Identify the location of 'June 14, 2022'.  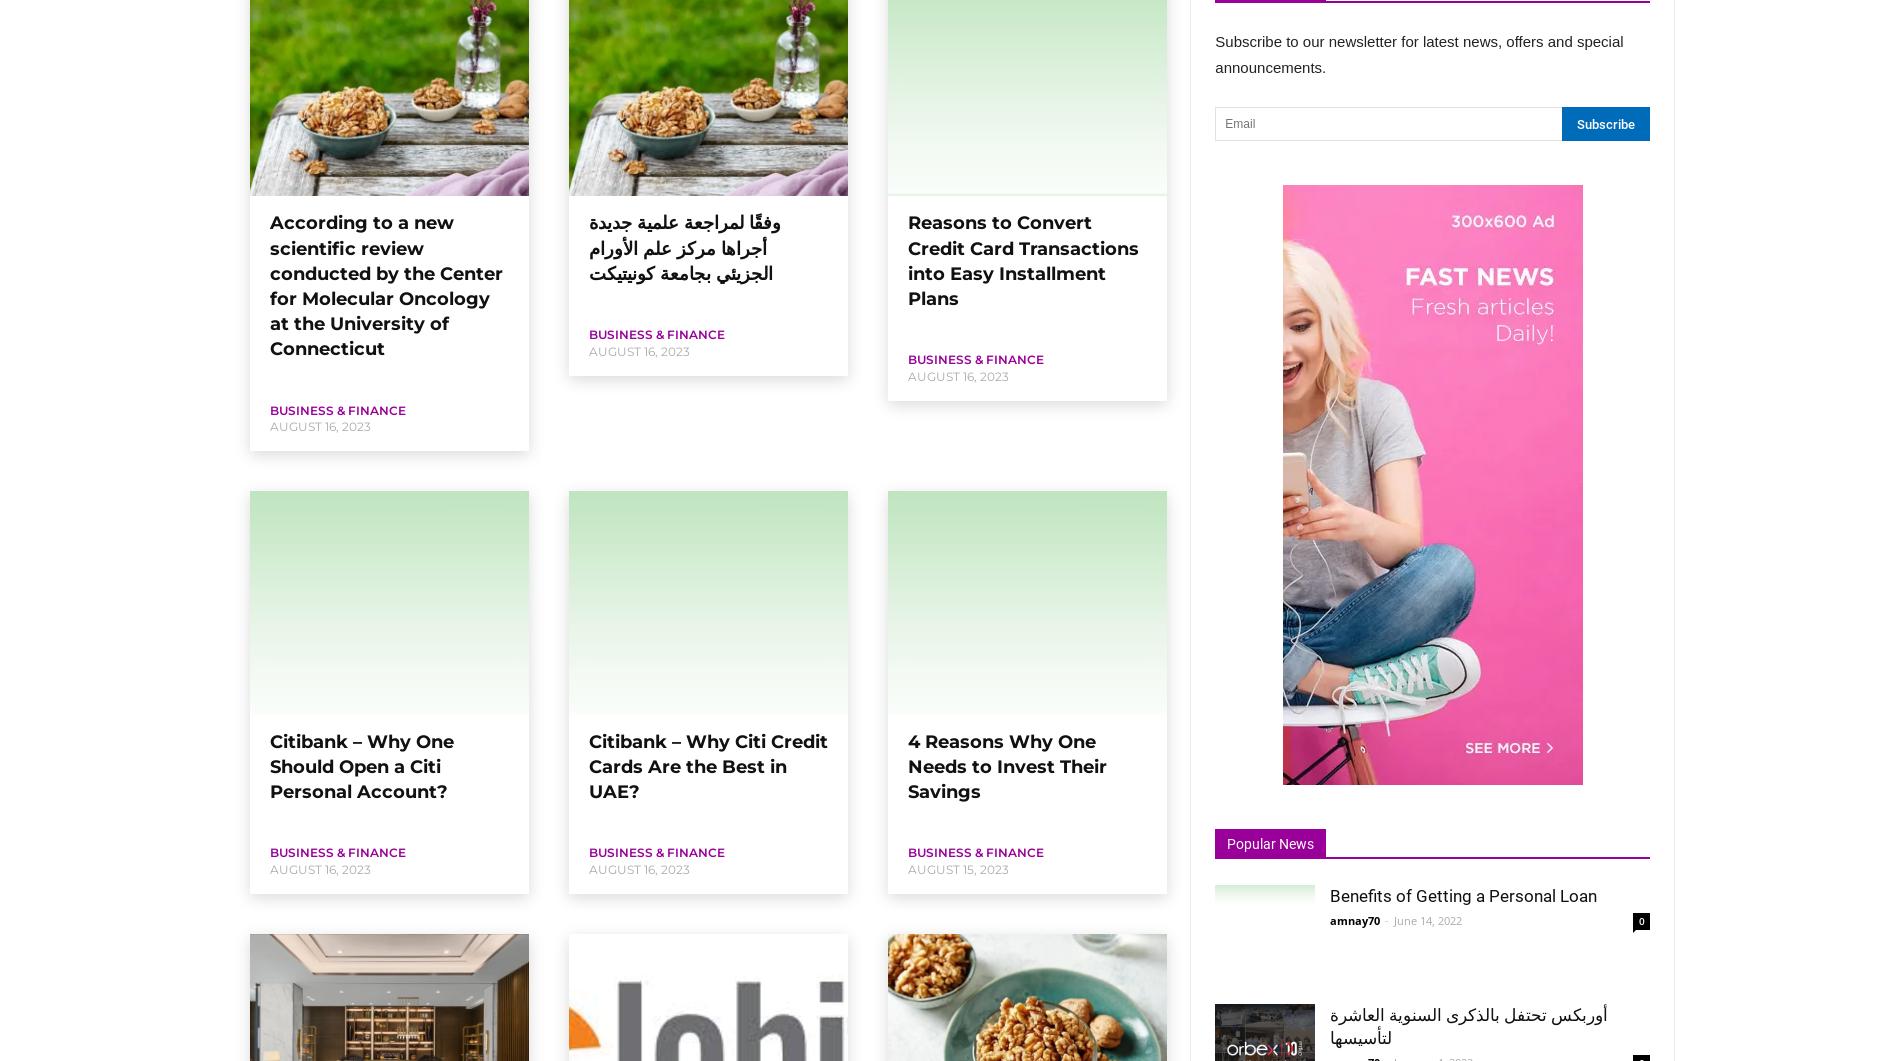
(1428, 919).